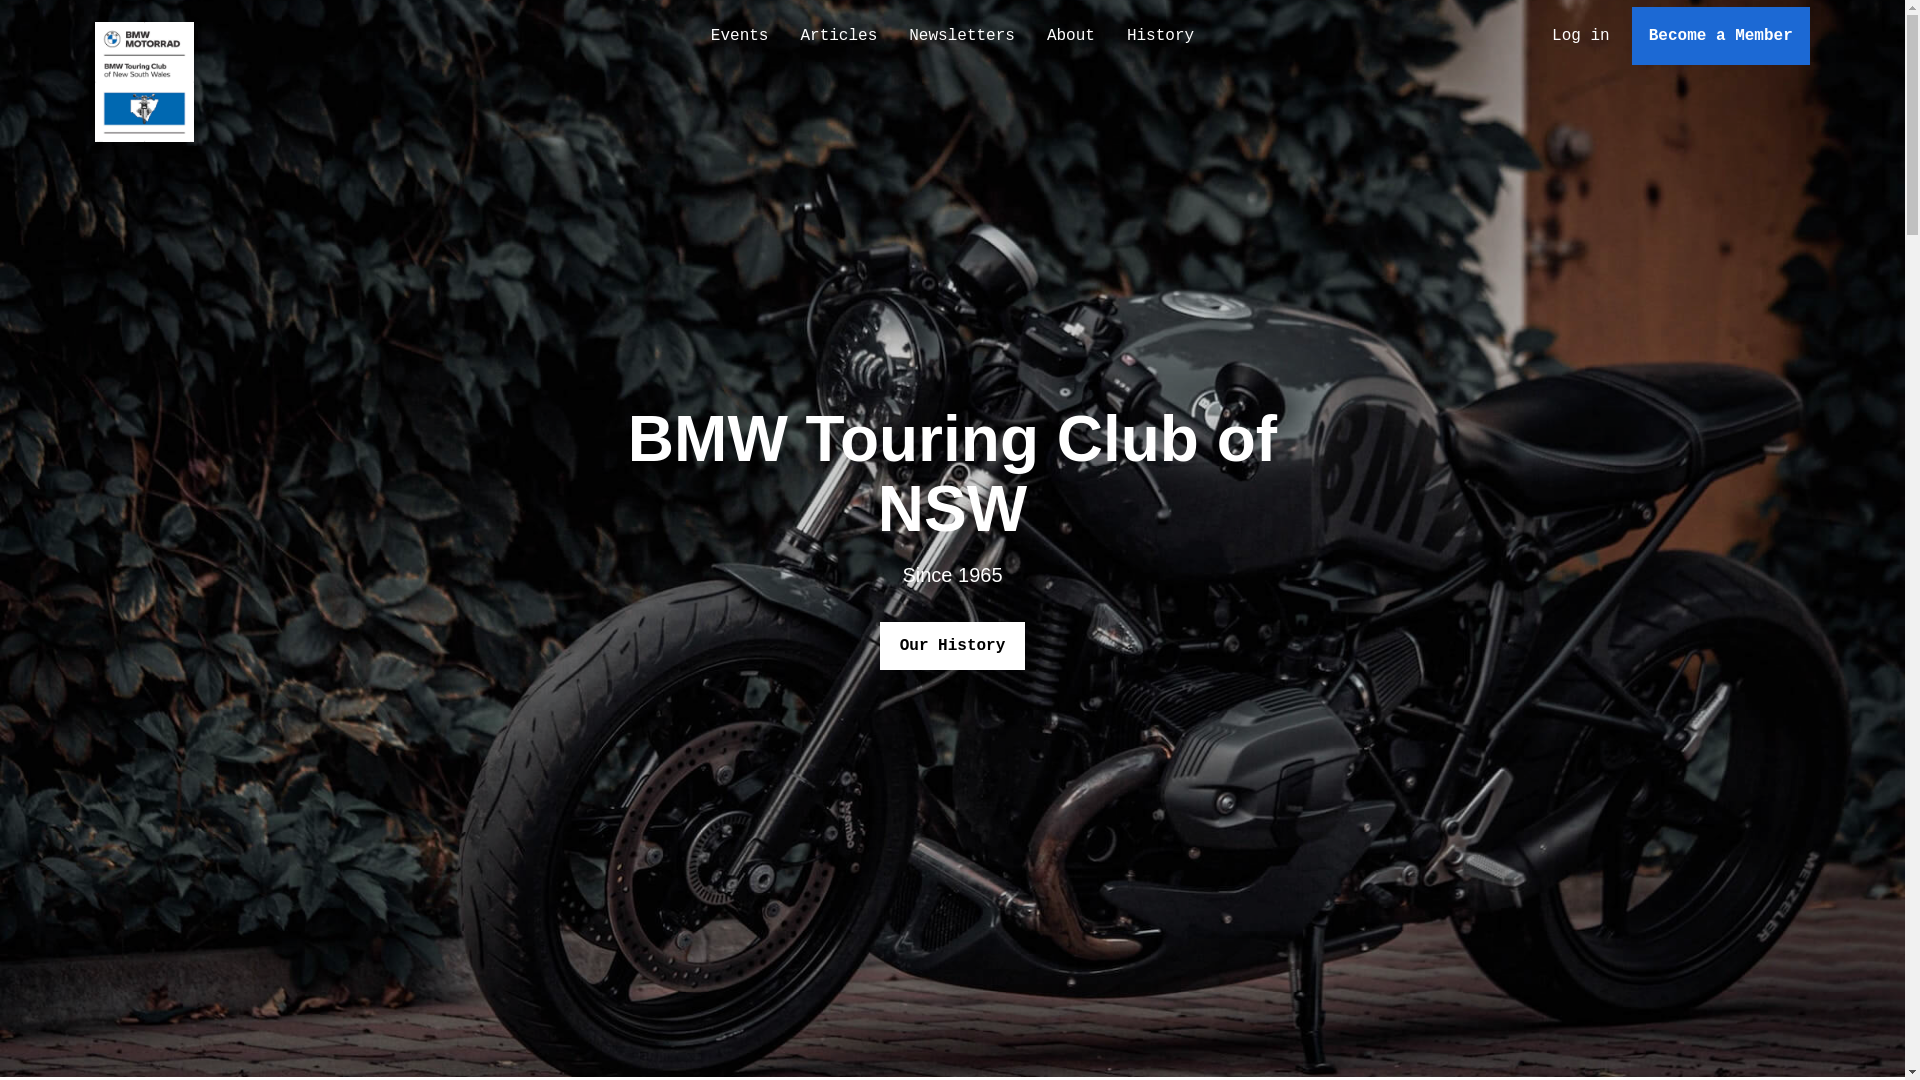  I want to click on 'About', so click(1069, 35).